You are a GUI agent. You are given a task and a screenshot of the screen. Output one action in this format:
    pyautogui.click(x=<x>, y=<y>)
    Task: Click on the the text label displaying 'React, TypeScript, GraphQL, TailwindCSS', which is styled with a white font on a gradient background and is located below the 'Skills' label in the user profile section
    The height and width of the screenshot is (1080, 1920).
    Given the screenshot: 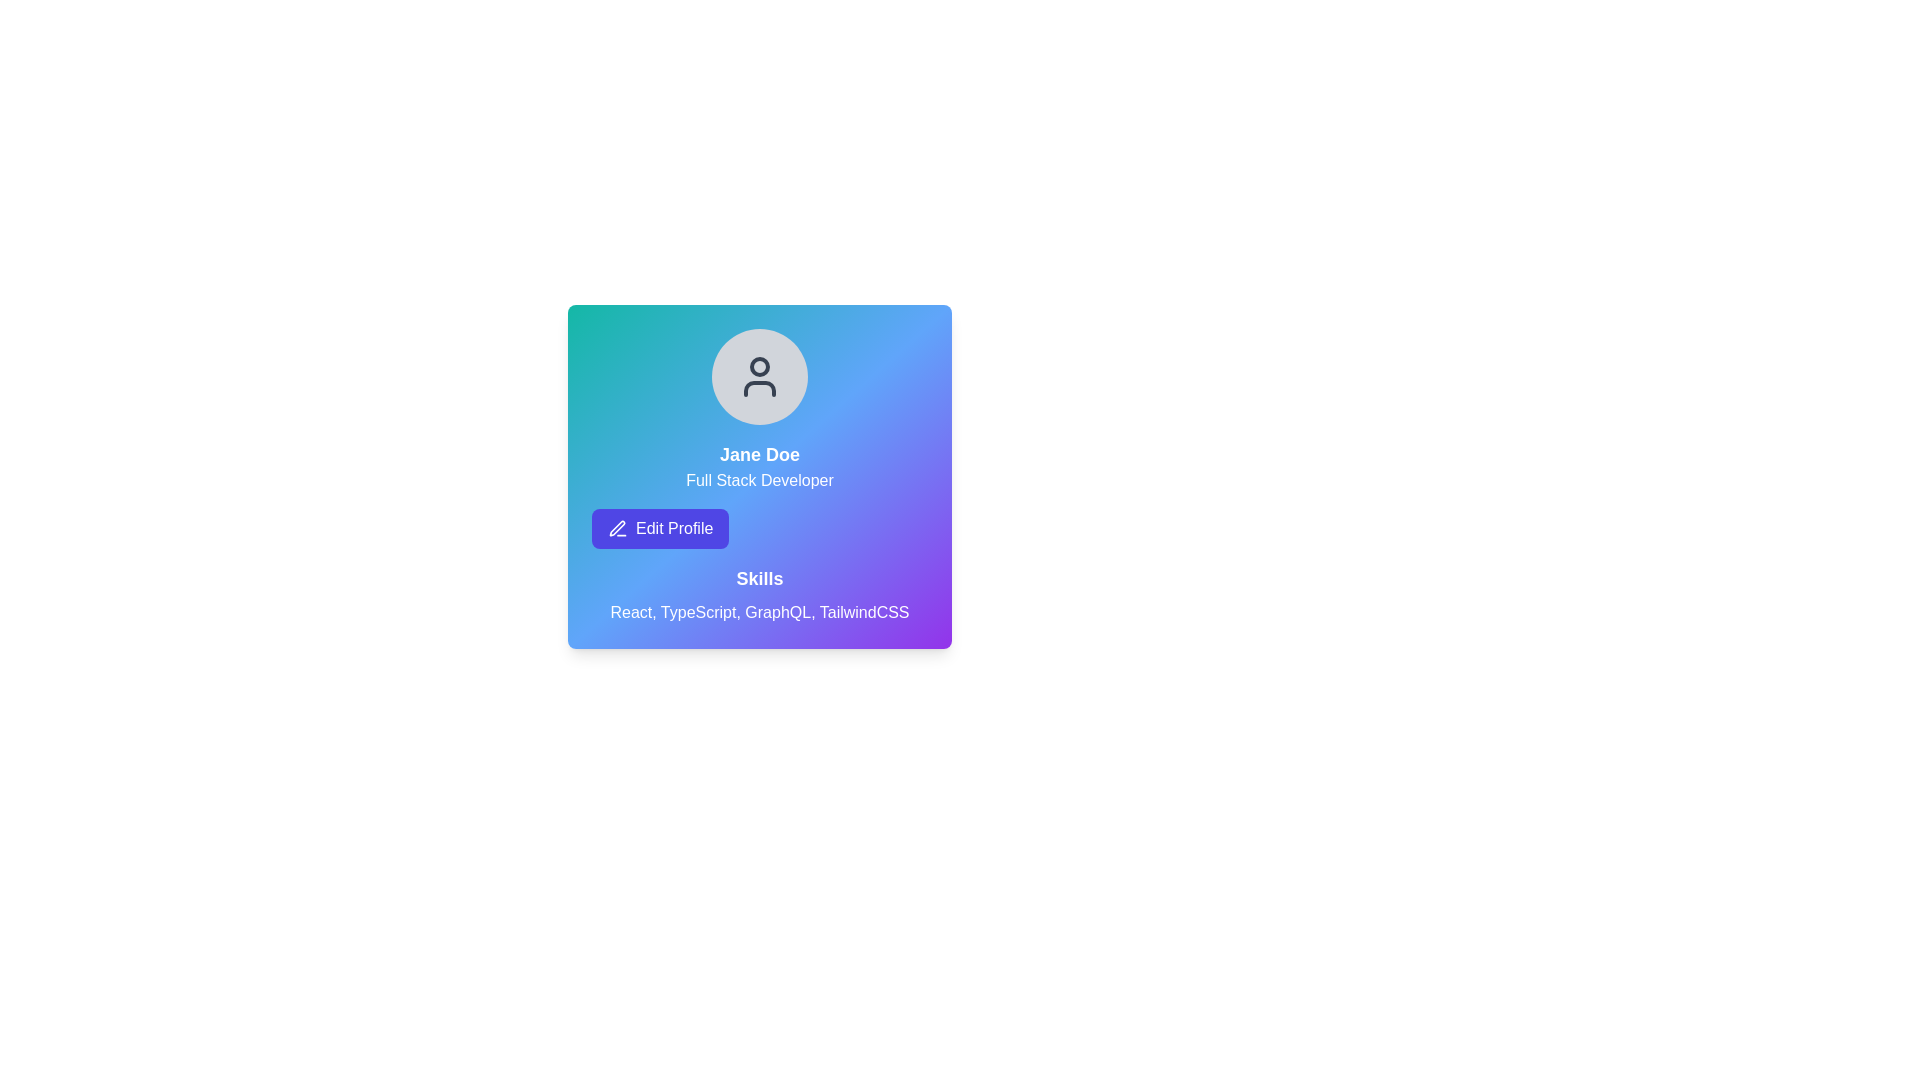 What is the action you would take?
    pyautogui.click(x=758, y=612)
    